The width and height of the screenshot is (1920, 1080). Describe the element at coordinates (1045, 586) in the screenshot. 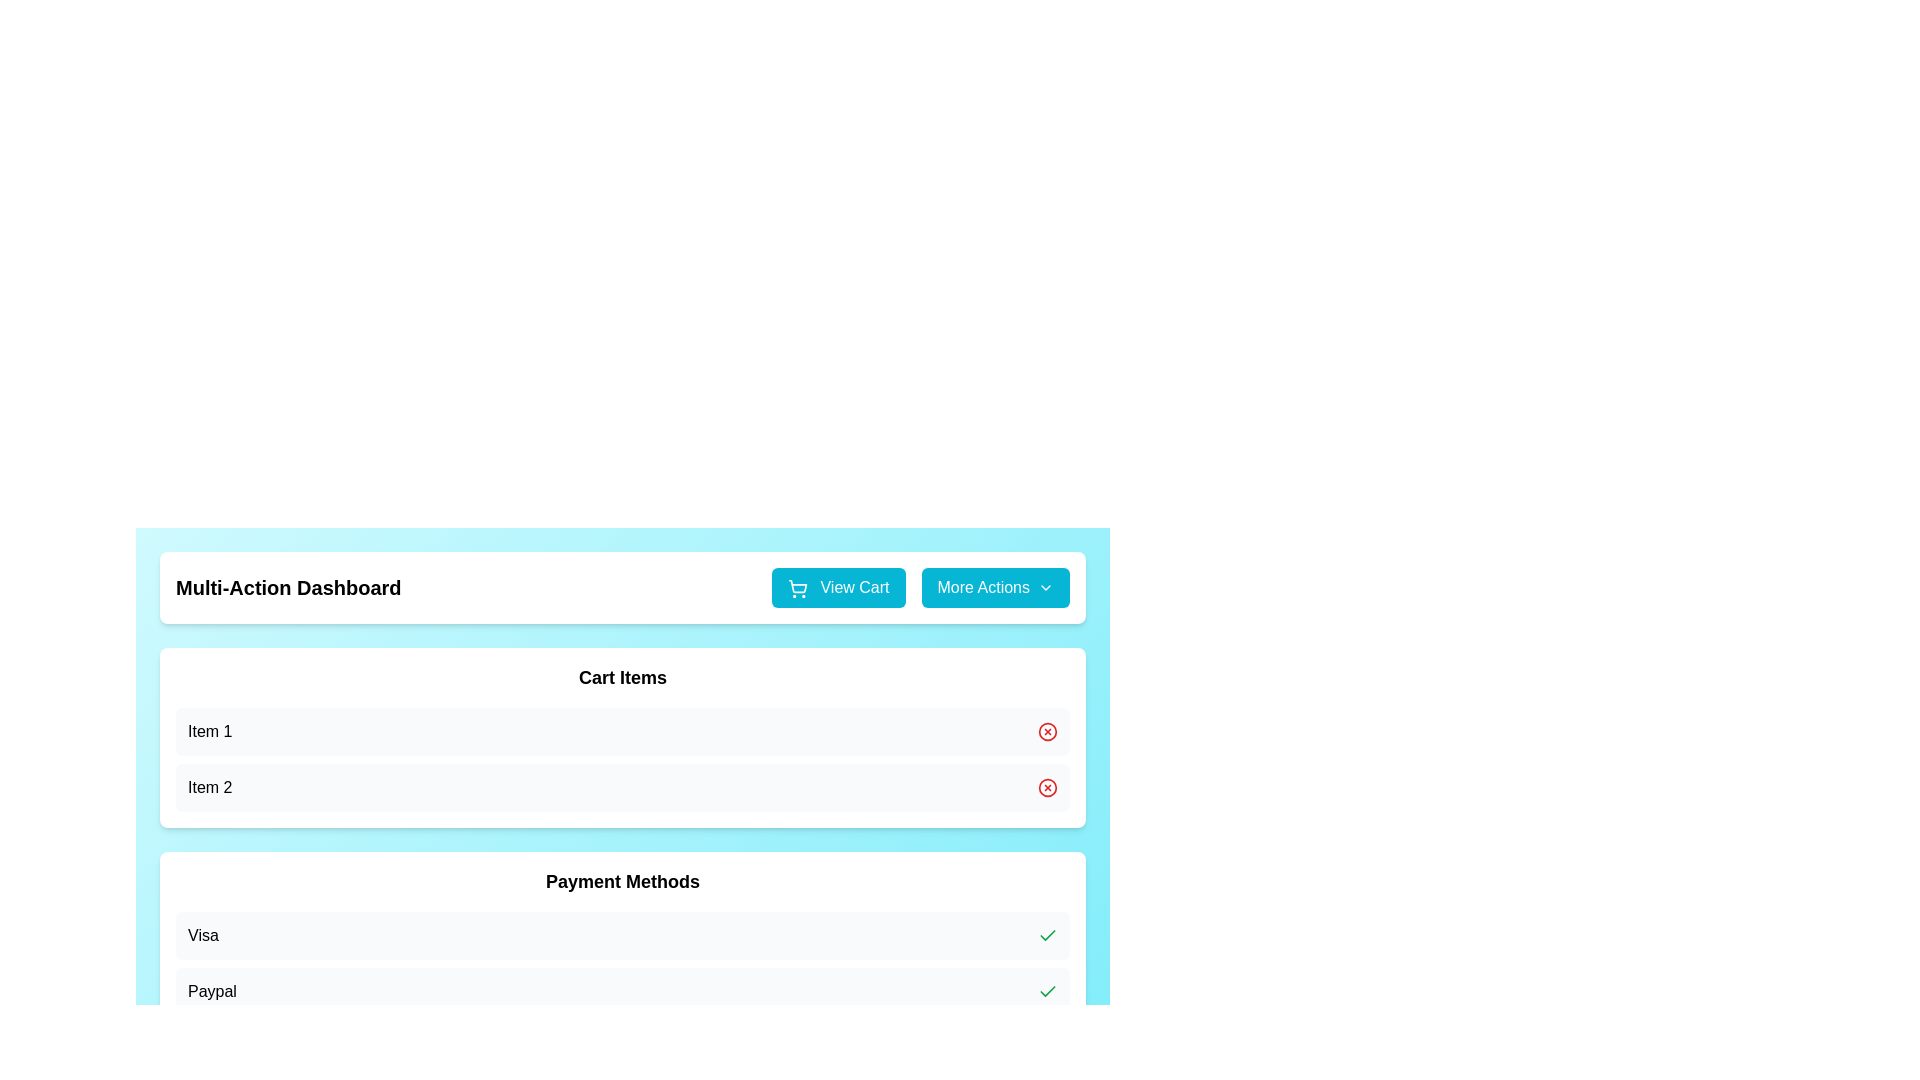

I see `the downward-facing chevron icon` at that location.